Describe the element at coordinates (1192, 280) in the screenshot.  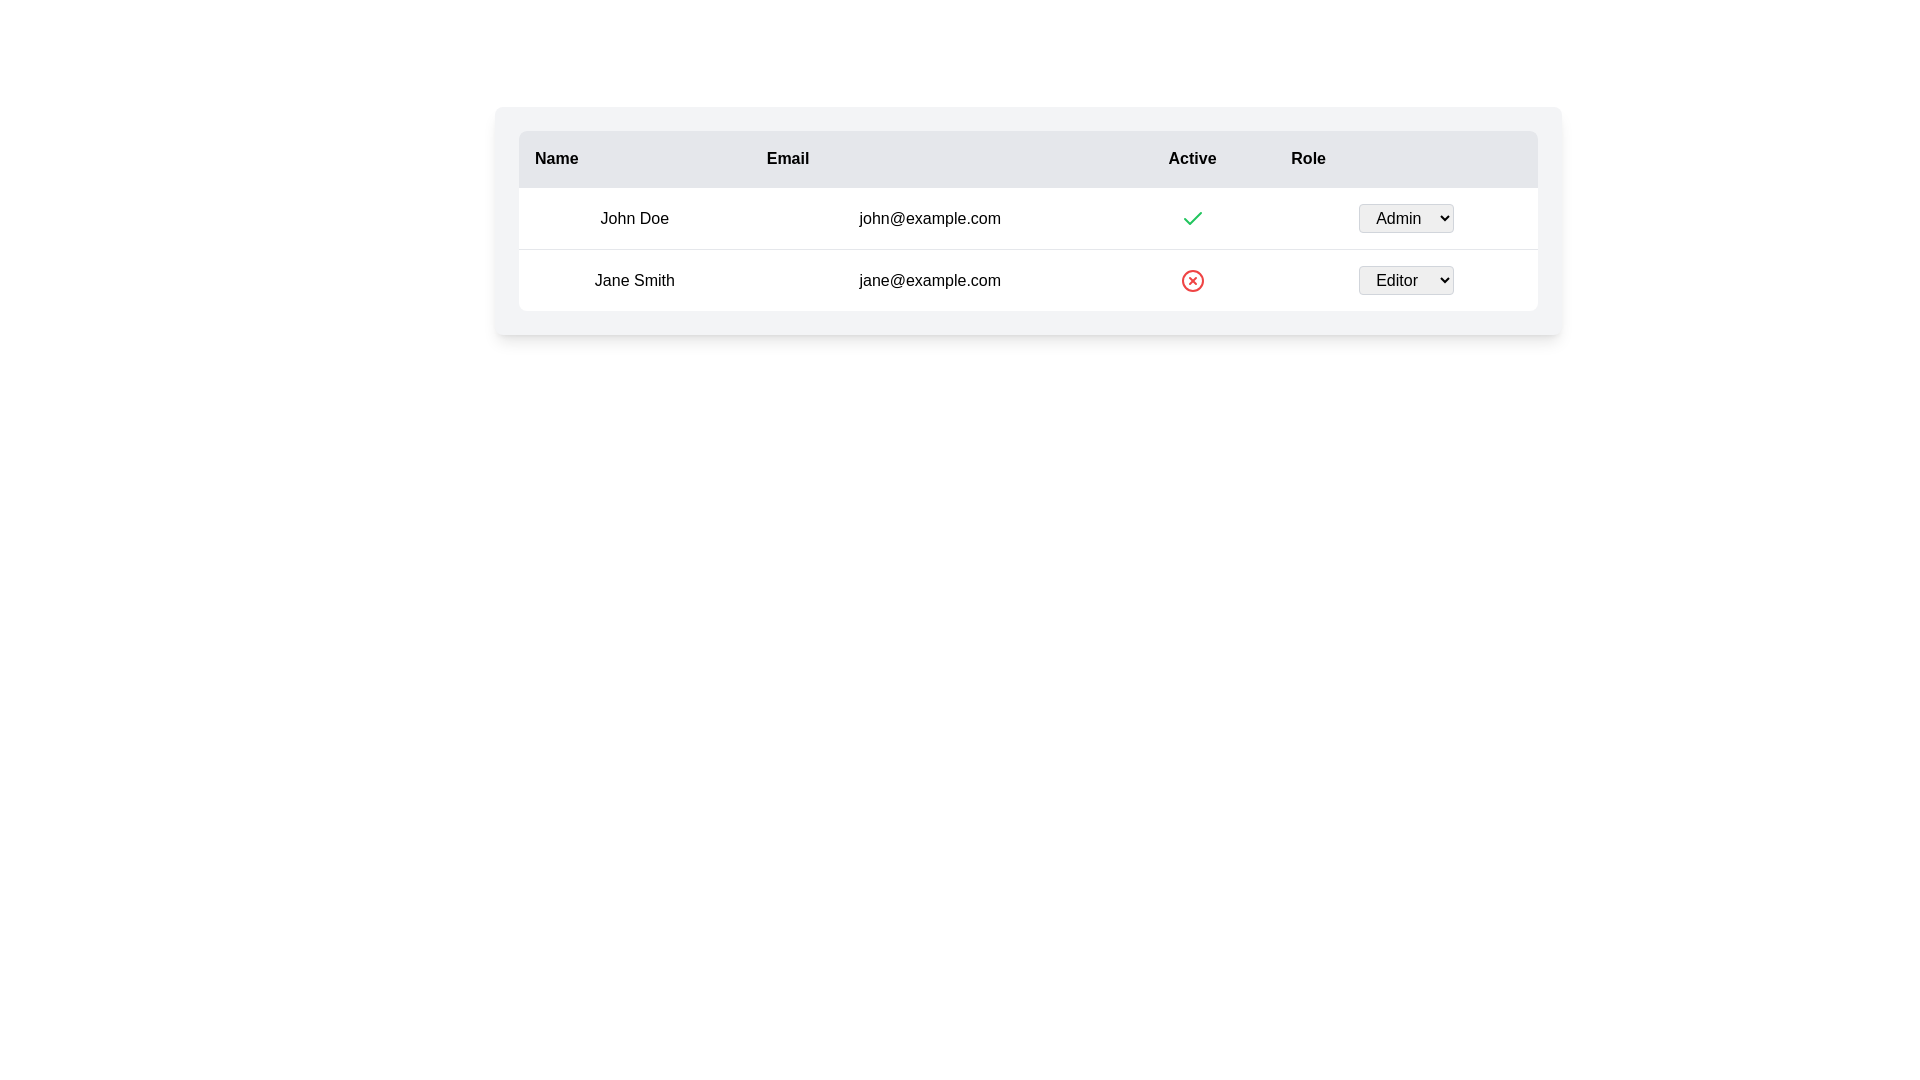
I see `the status indicator icon in the 'Active' column of the second row` at that location.